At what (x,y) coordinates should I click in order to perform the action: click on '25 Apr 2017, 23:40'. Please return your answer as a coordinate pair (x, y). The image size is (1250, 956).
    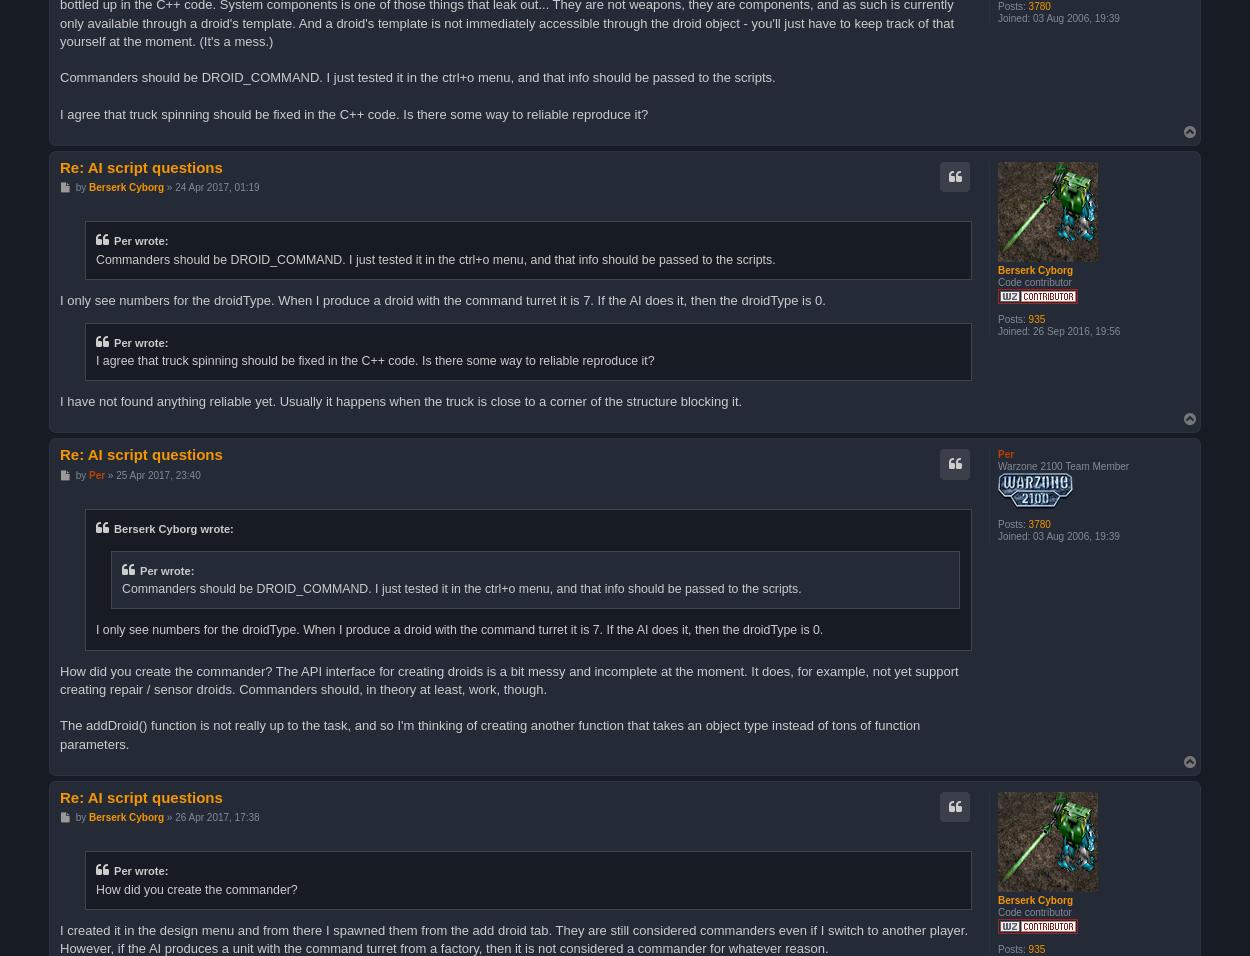
    Looking at the image, I should click on (158, 474).